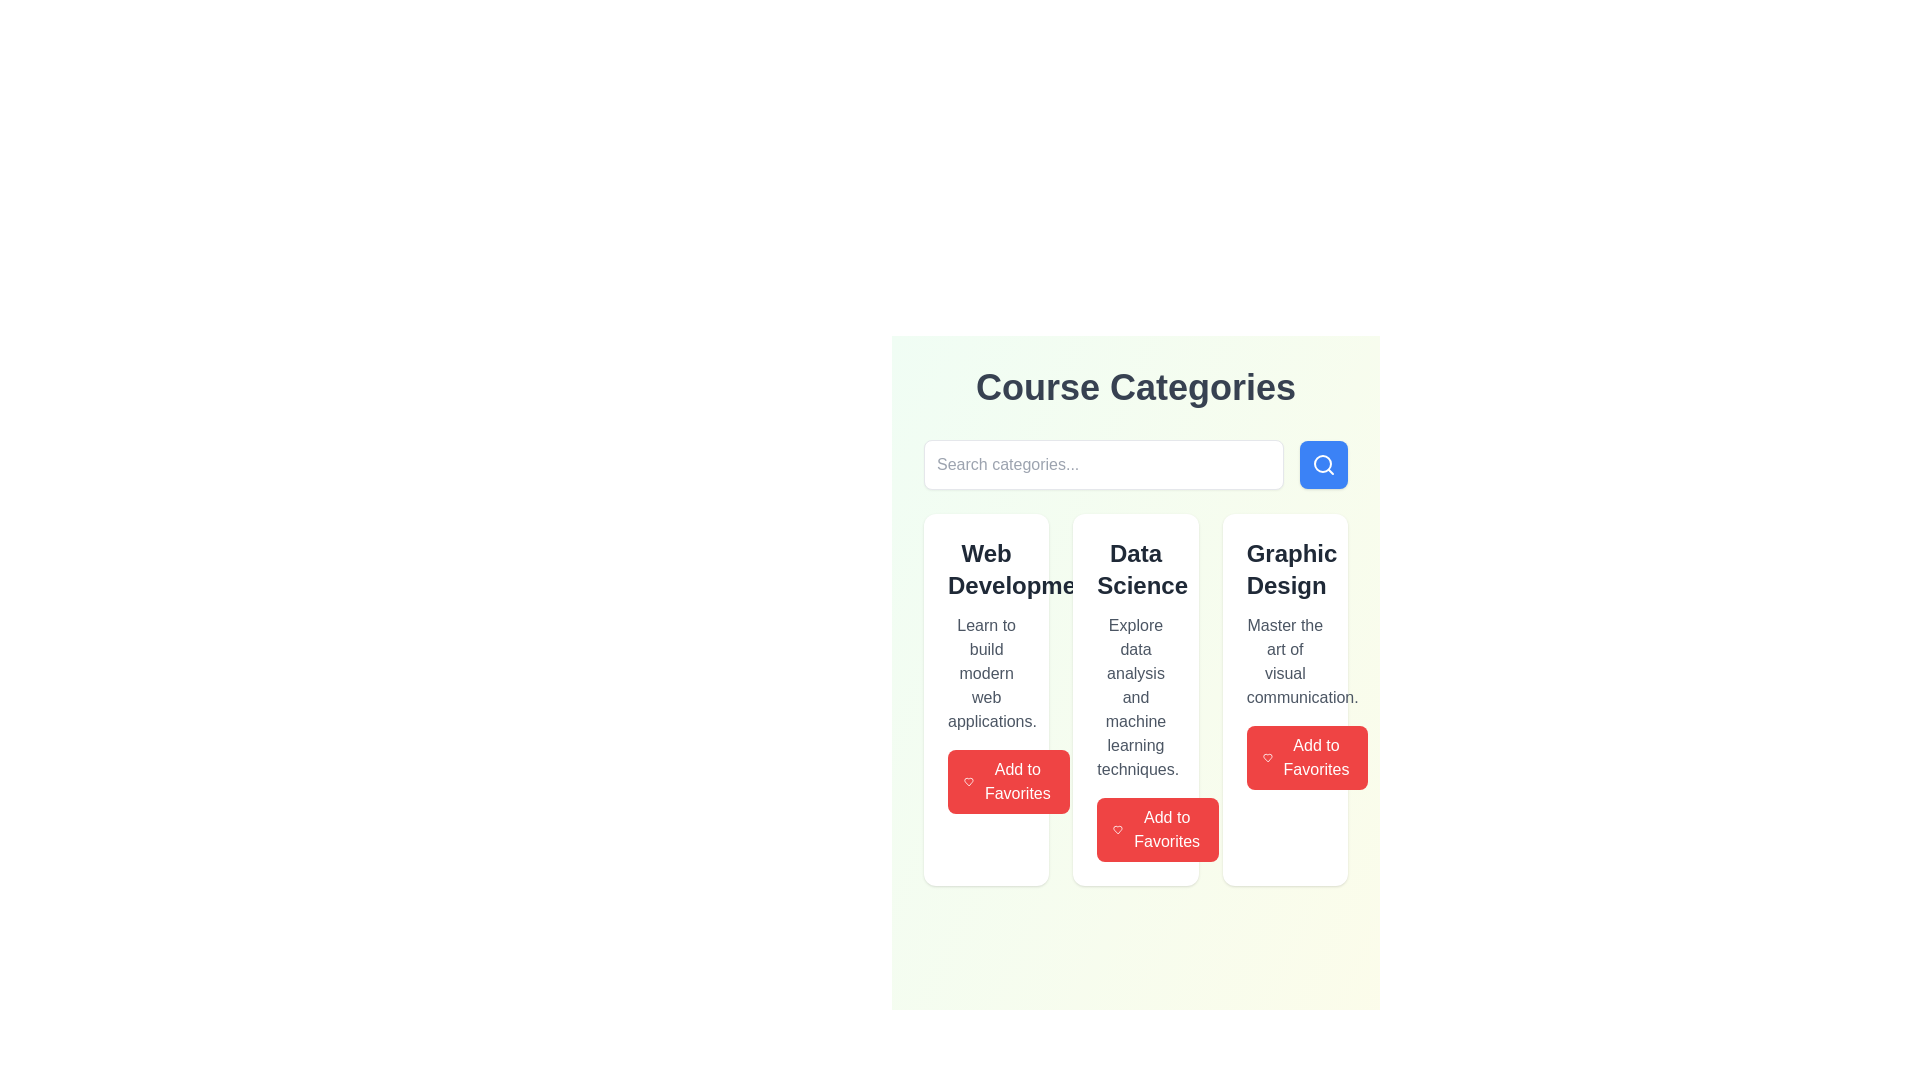 The height and width of the screenshot is (1080, 1920). What do you see at coordinates (1158, 829) in the screenshot?
I see `the 'Add to Favorites' button located at the bottom section of the 'Data Science' card for accessibility navigation` at bounding box center [1158, 829].